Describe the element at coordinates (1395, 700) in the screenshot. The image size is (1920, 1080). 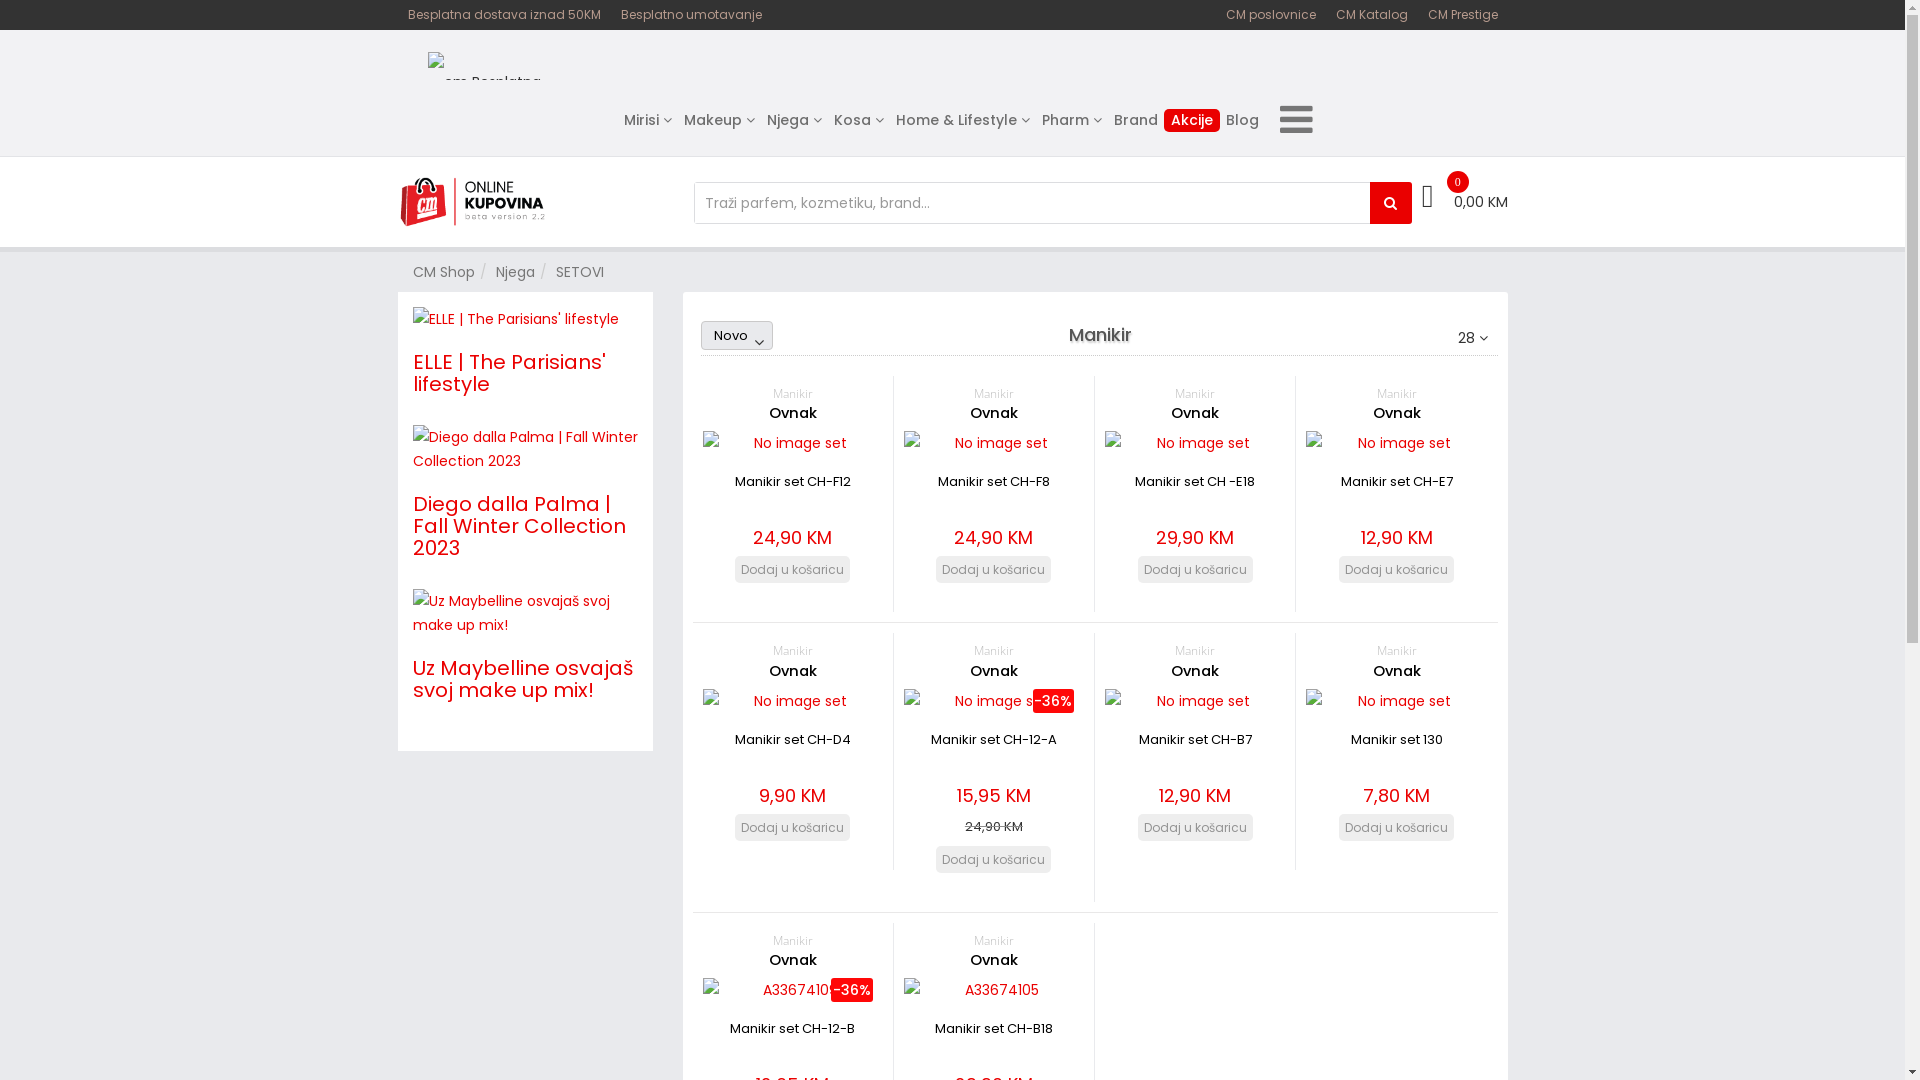
I see `'Manikir set 130 '` at that location.